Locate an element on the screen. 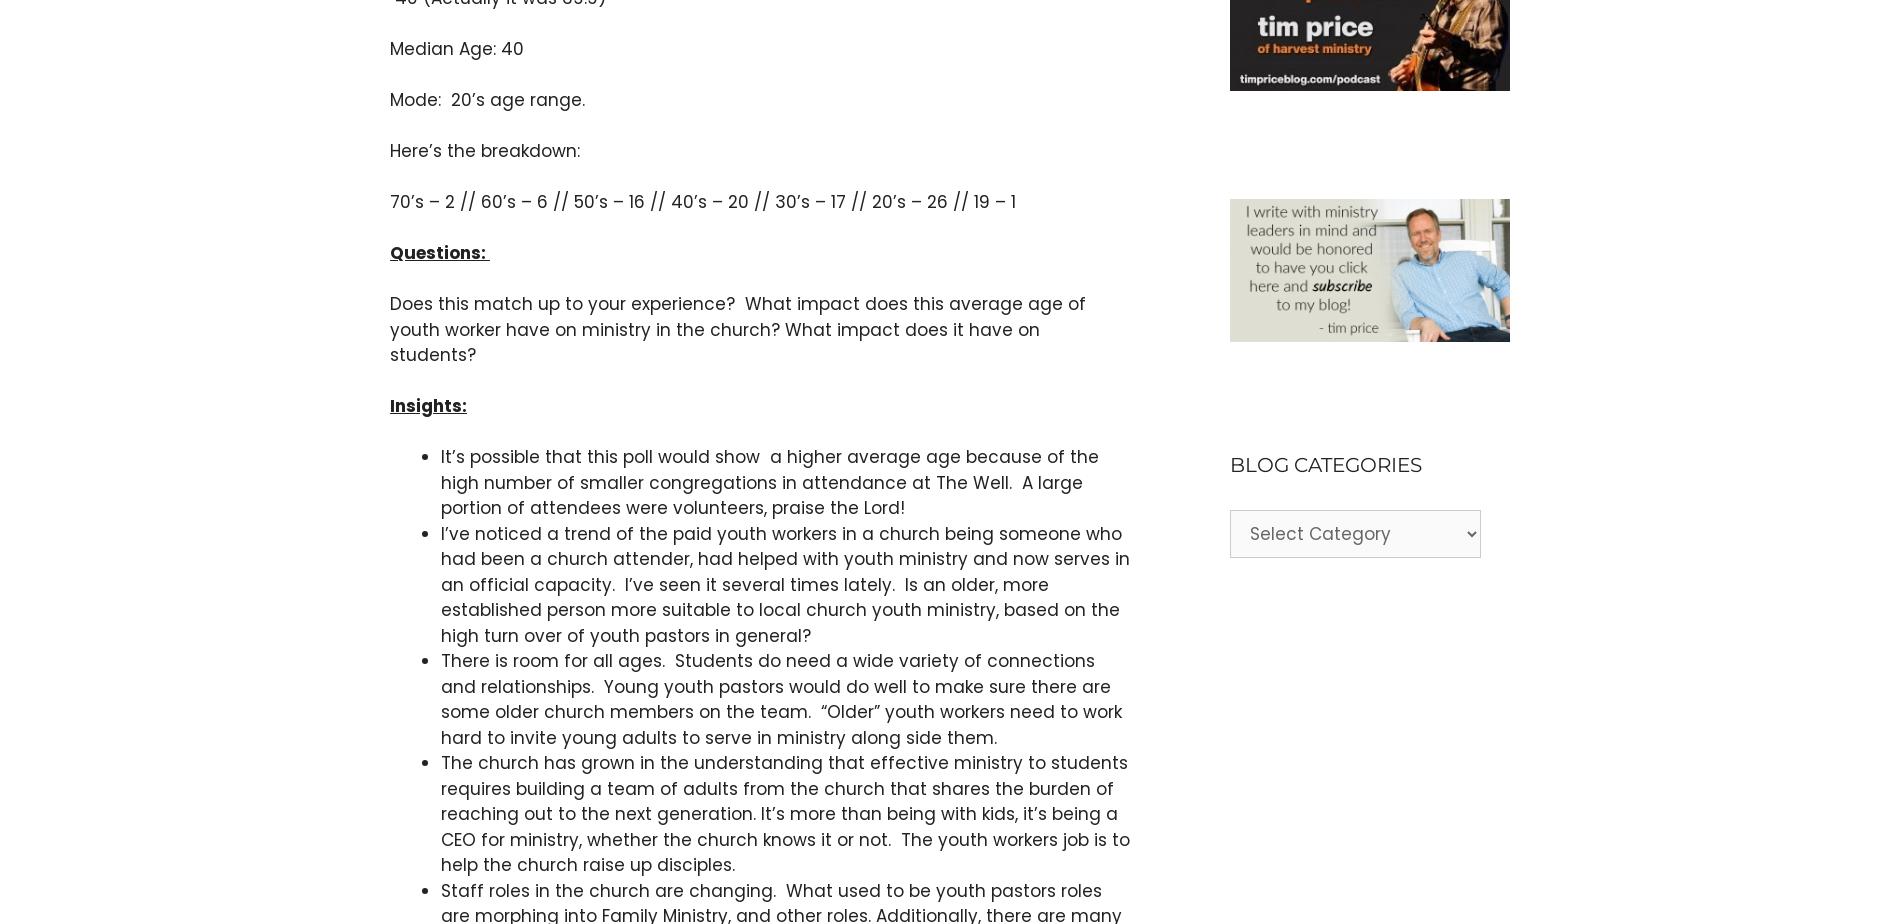 The width and height of the screenshot is (1900, 924). 'BLOG CATEGORIES' is located at coordinates (1325, 464).